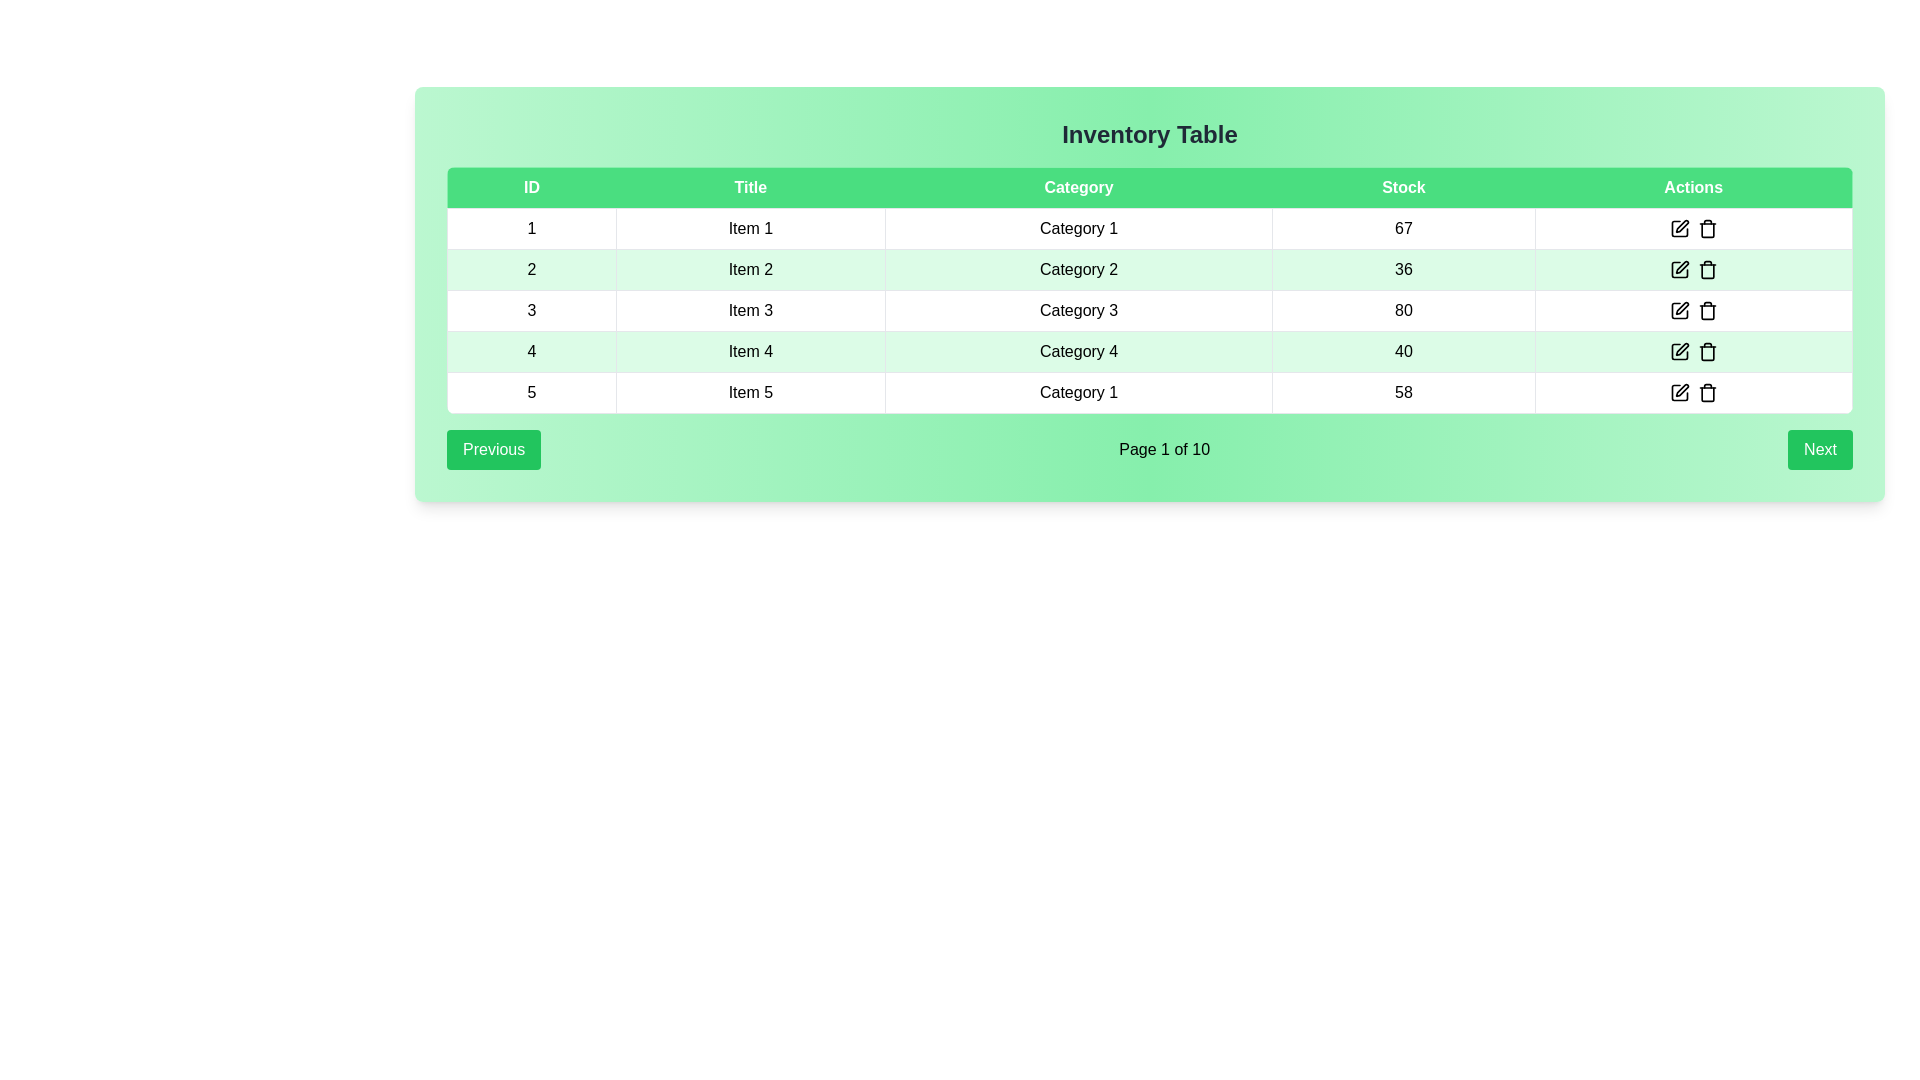 The image size is (1920, 1080). I want to click on the table cell displaying the value '58' located in the last row under the 'Stock' column, so click(1402, 393).